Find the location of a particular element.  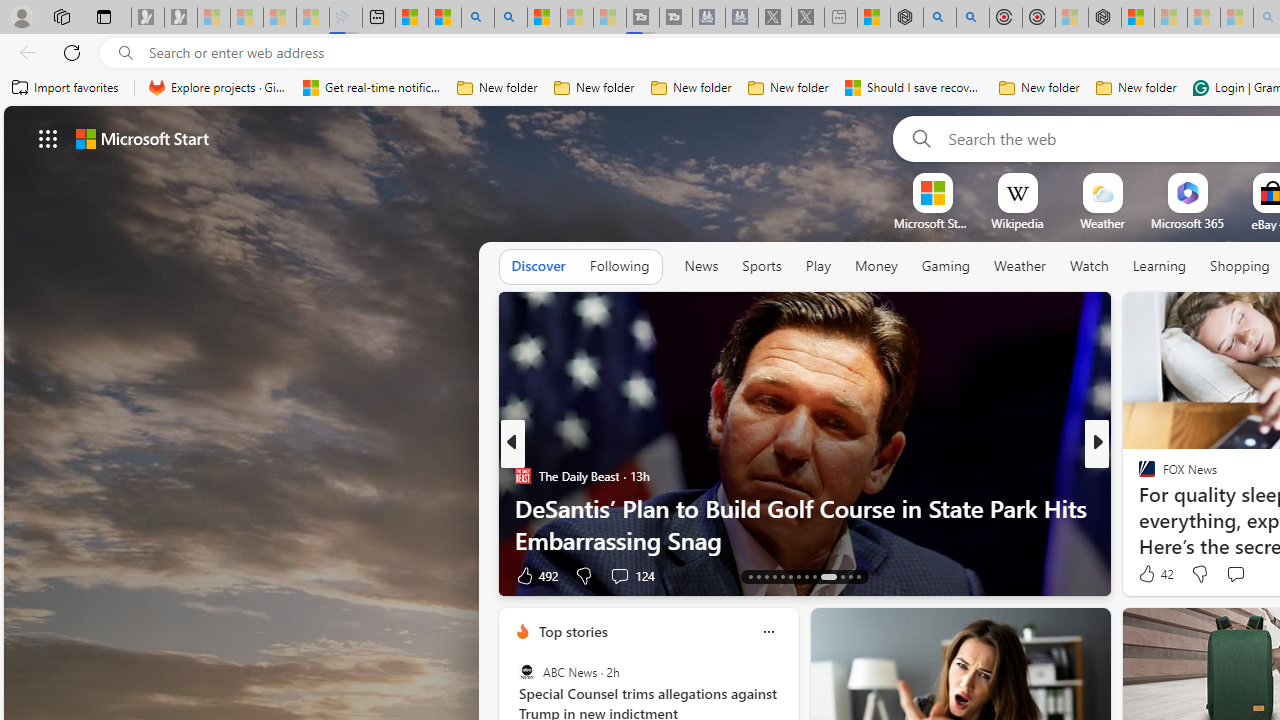

'Wikipedia' is located at coordinates (1017, 223).